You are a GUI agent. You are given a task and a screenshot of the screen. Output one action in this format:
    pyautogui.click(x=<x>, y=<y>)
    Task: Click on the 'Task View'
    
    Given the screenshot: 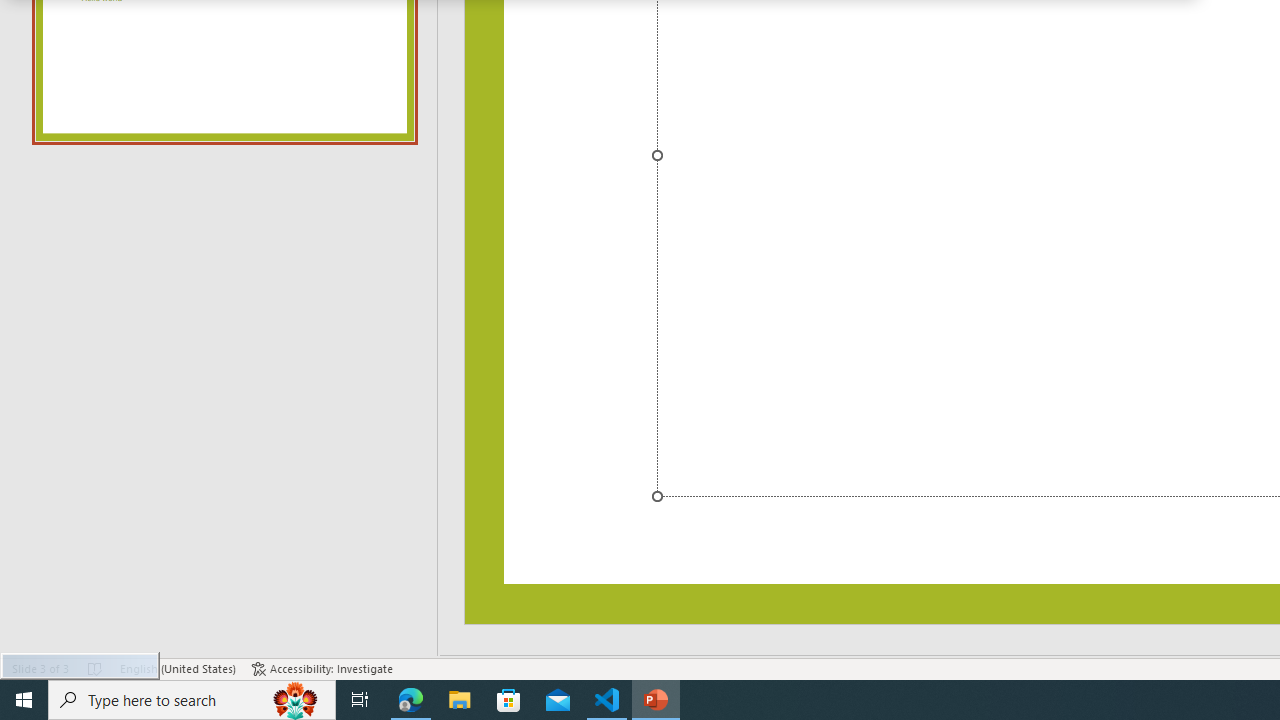 What is the action you would take?
    pyautogui.click(x=359, y=698)
    